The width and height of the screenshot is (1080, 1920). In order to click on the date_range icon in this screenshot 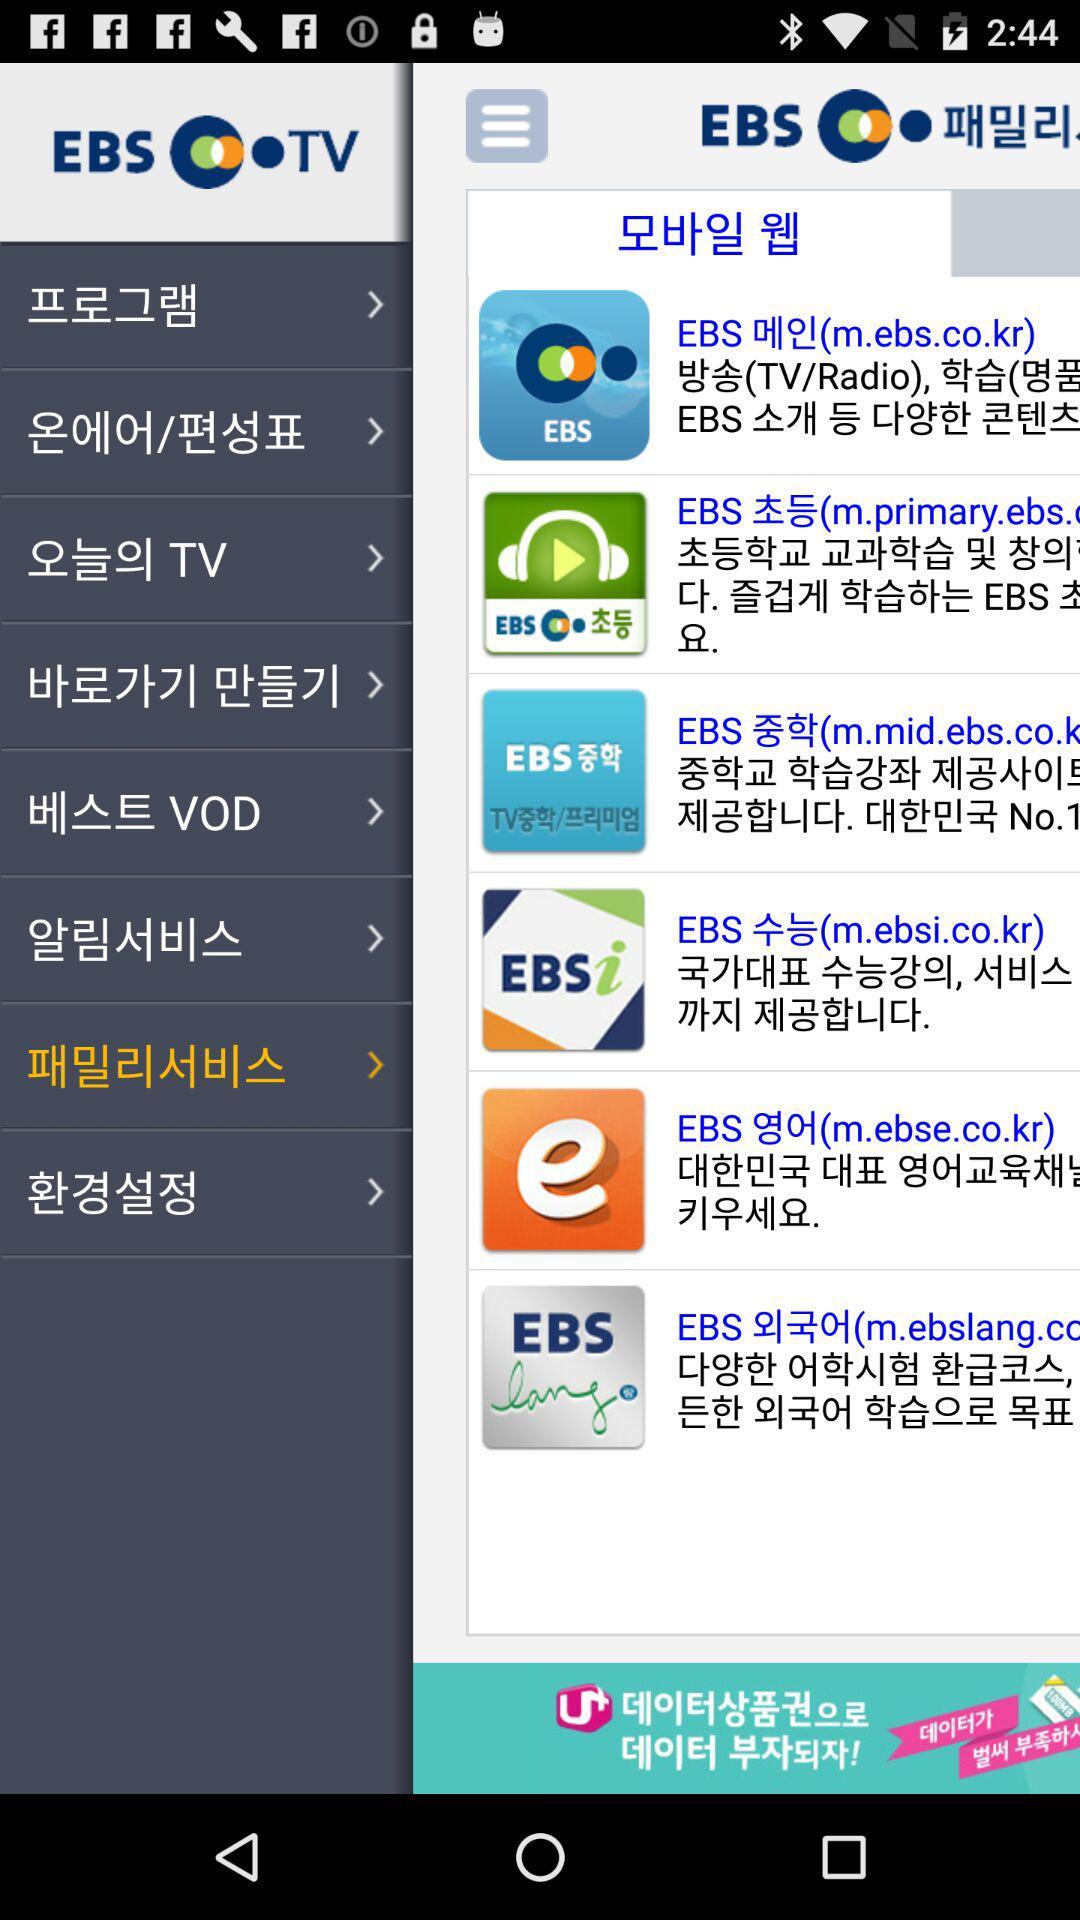, I will do `click(708, 248)`.